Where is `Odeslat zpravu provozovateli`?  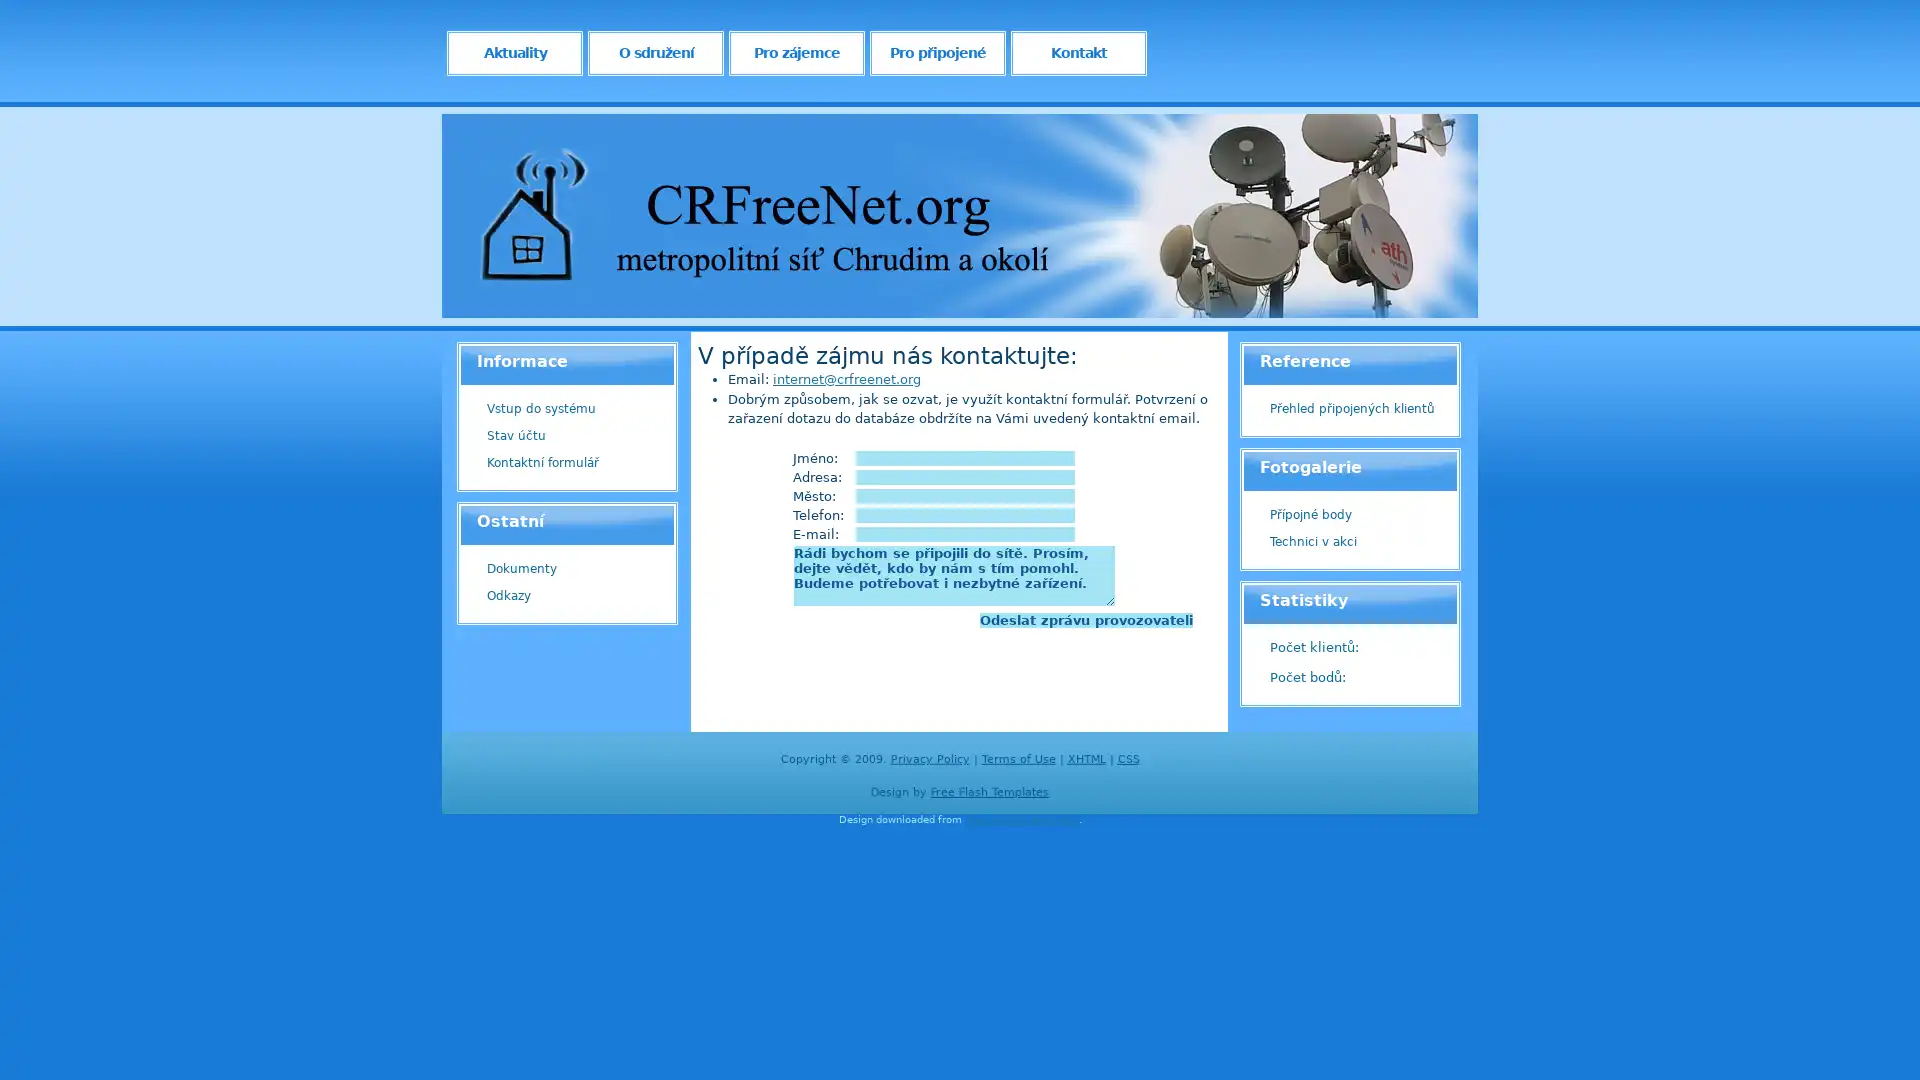 Odeslat zpravu provozovateli is located at coordinates (1085, 619).